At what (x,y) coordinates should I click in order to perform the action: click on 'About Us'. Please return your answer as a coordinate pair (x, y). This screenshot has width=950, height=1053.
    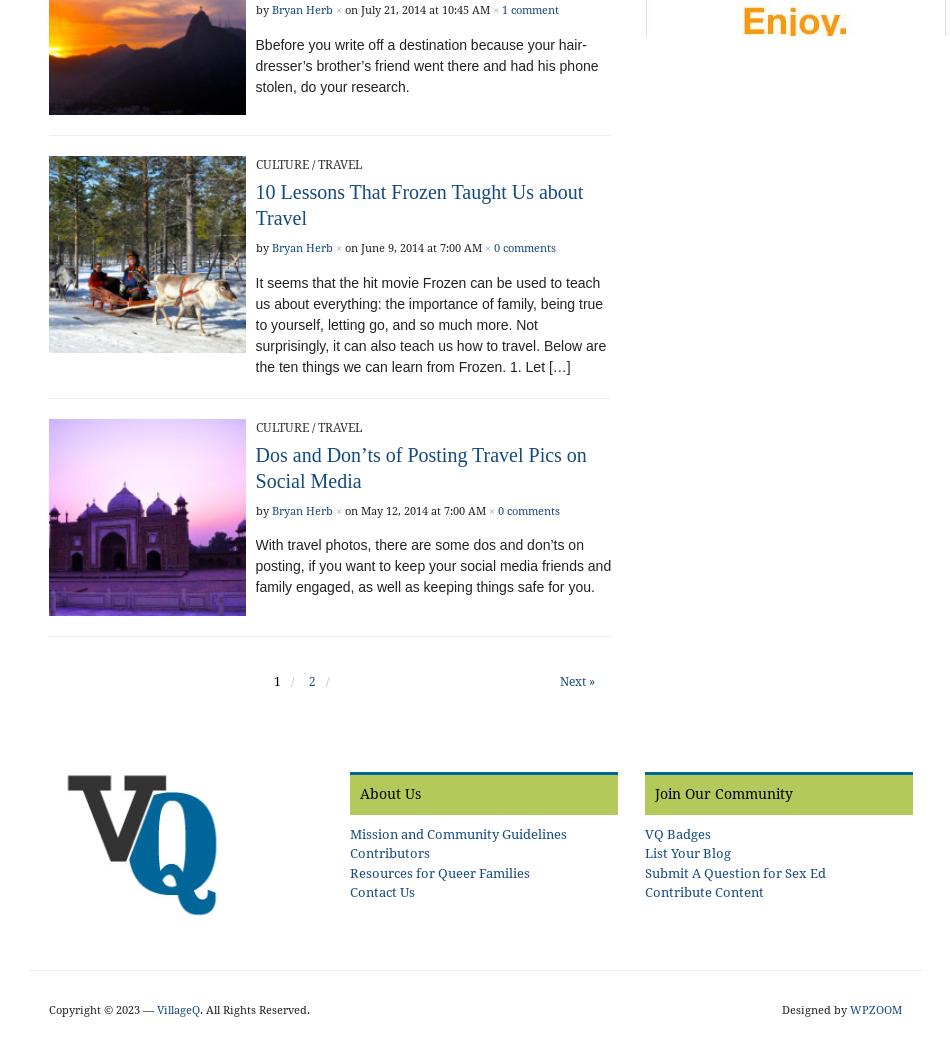
    Looking at the image, I should click on (388, 793).